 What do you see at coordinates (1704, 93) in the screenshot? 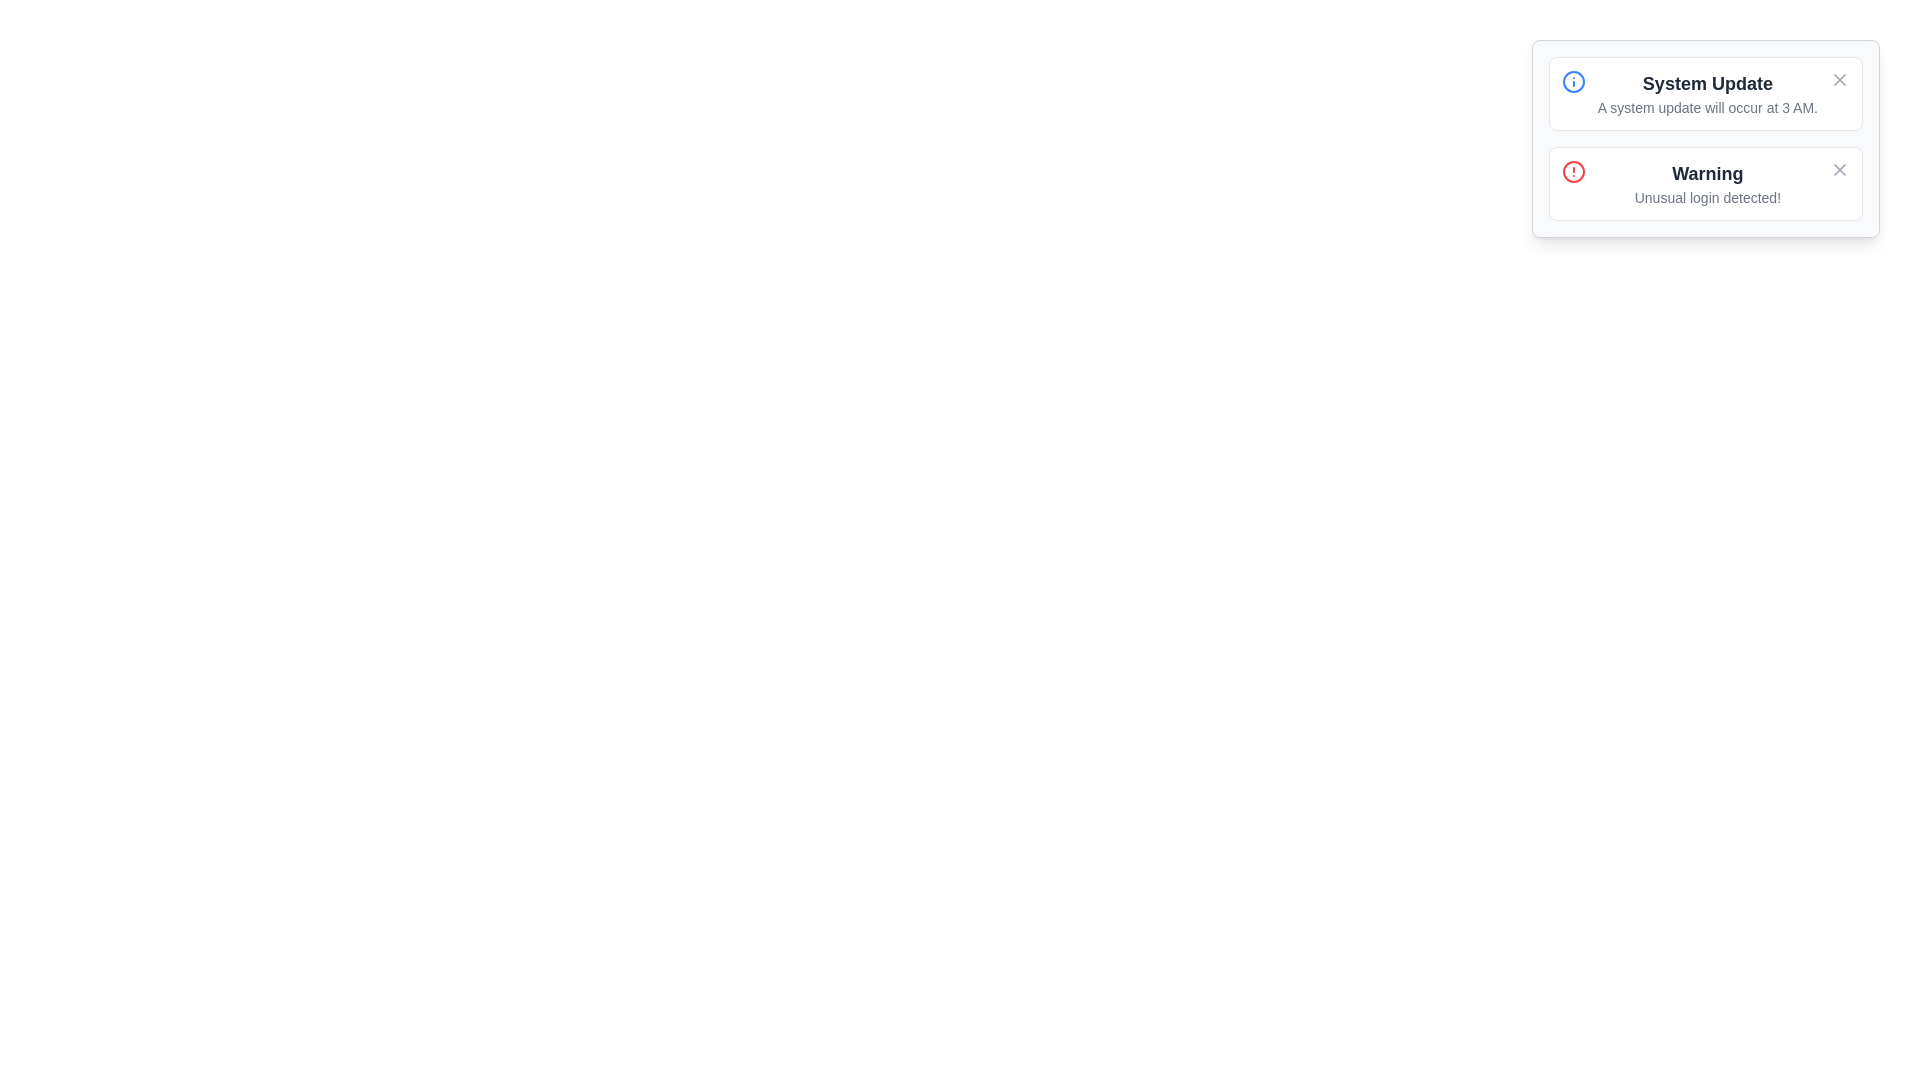
I see `information displayed on the Notification card located at the top-right corner of the interface, above the Warning card` at bounding box center [1704, 93].